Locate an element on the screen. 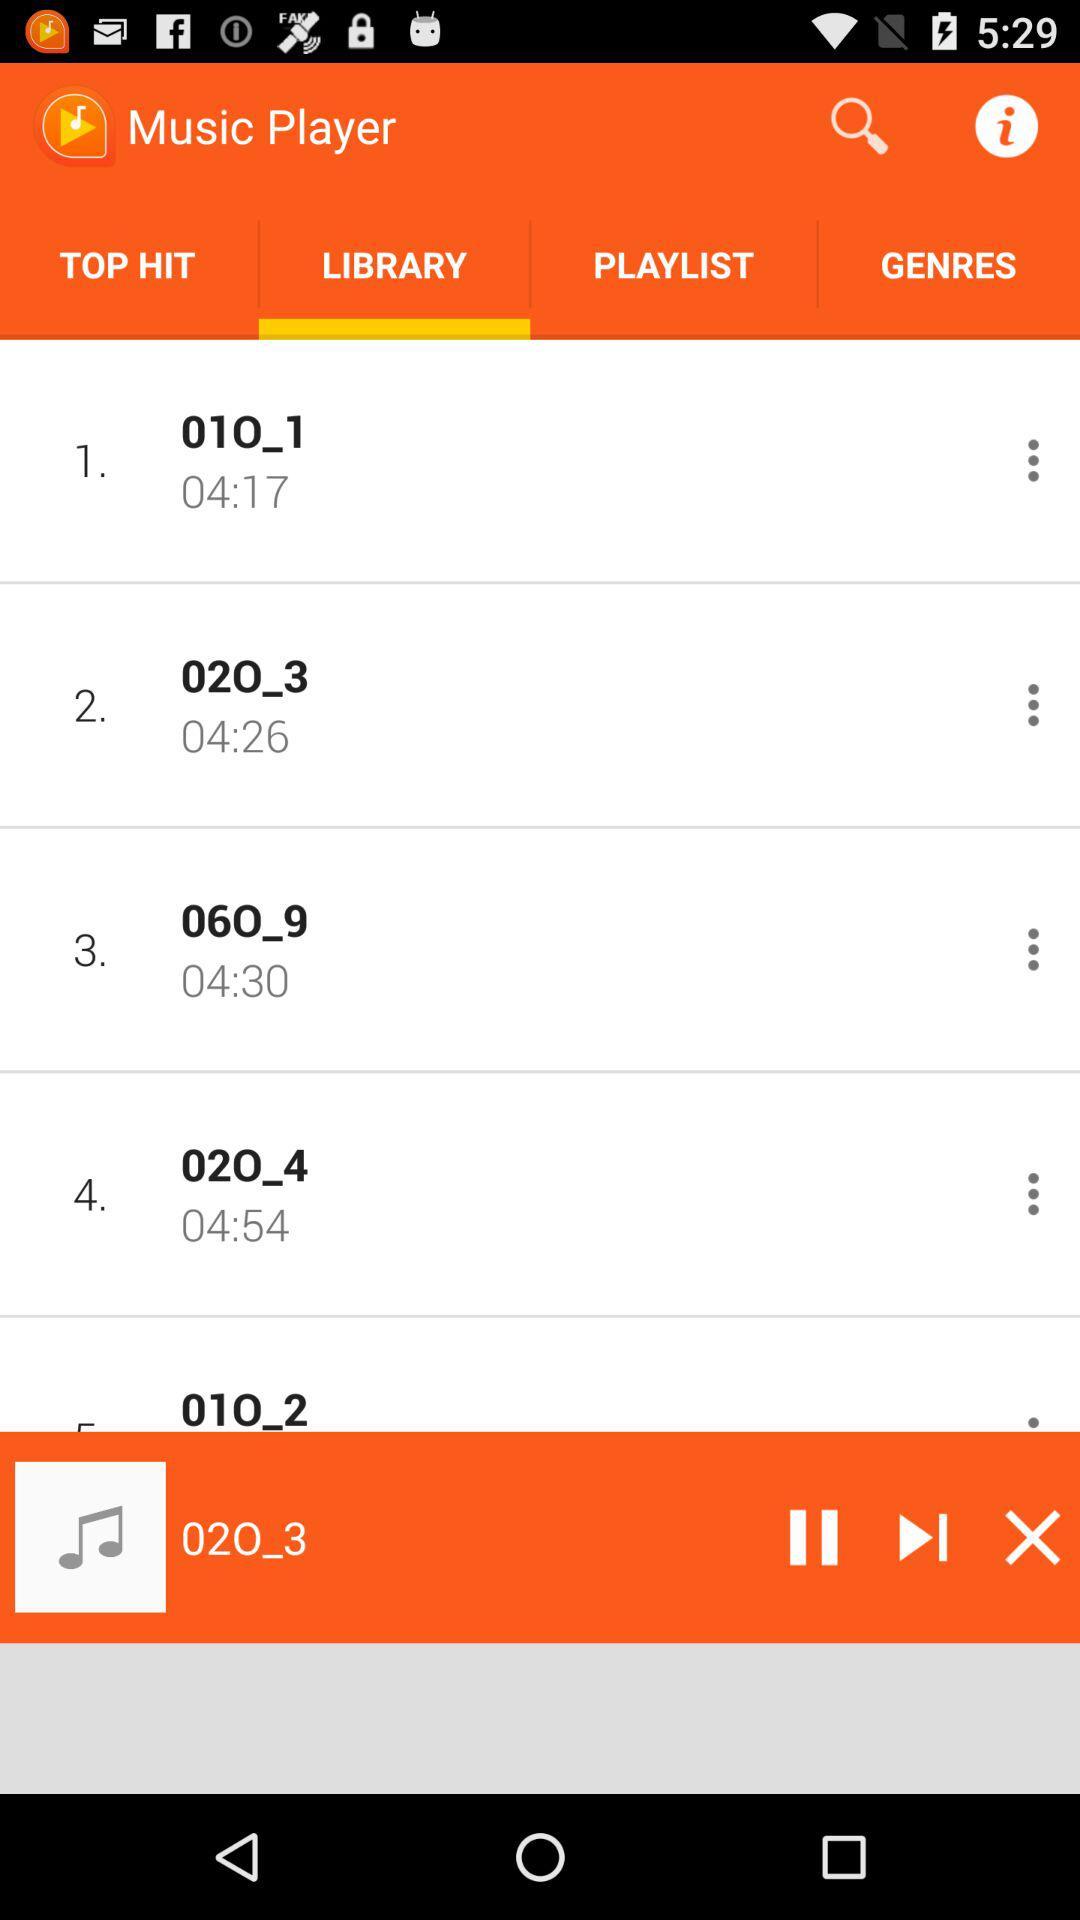 The image size is (1080, 1920). item to the left of the library icon is located at coordinates (129, 263).